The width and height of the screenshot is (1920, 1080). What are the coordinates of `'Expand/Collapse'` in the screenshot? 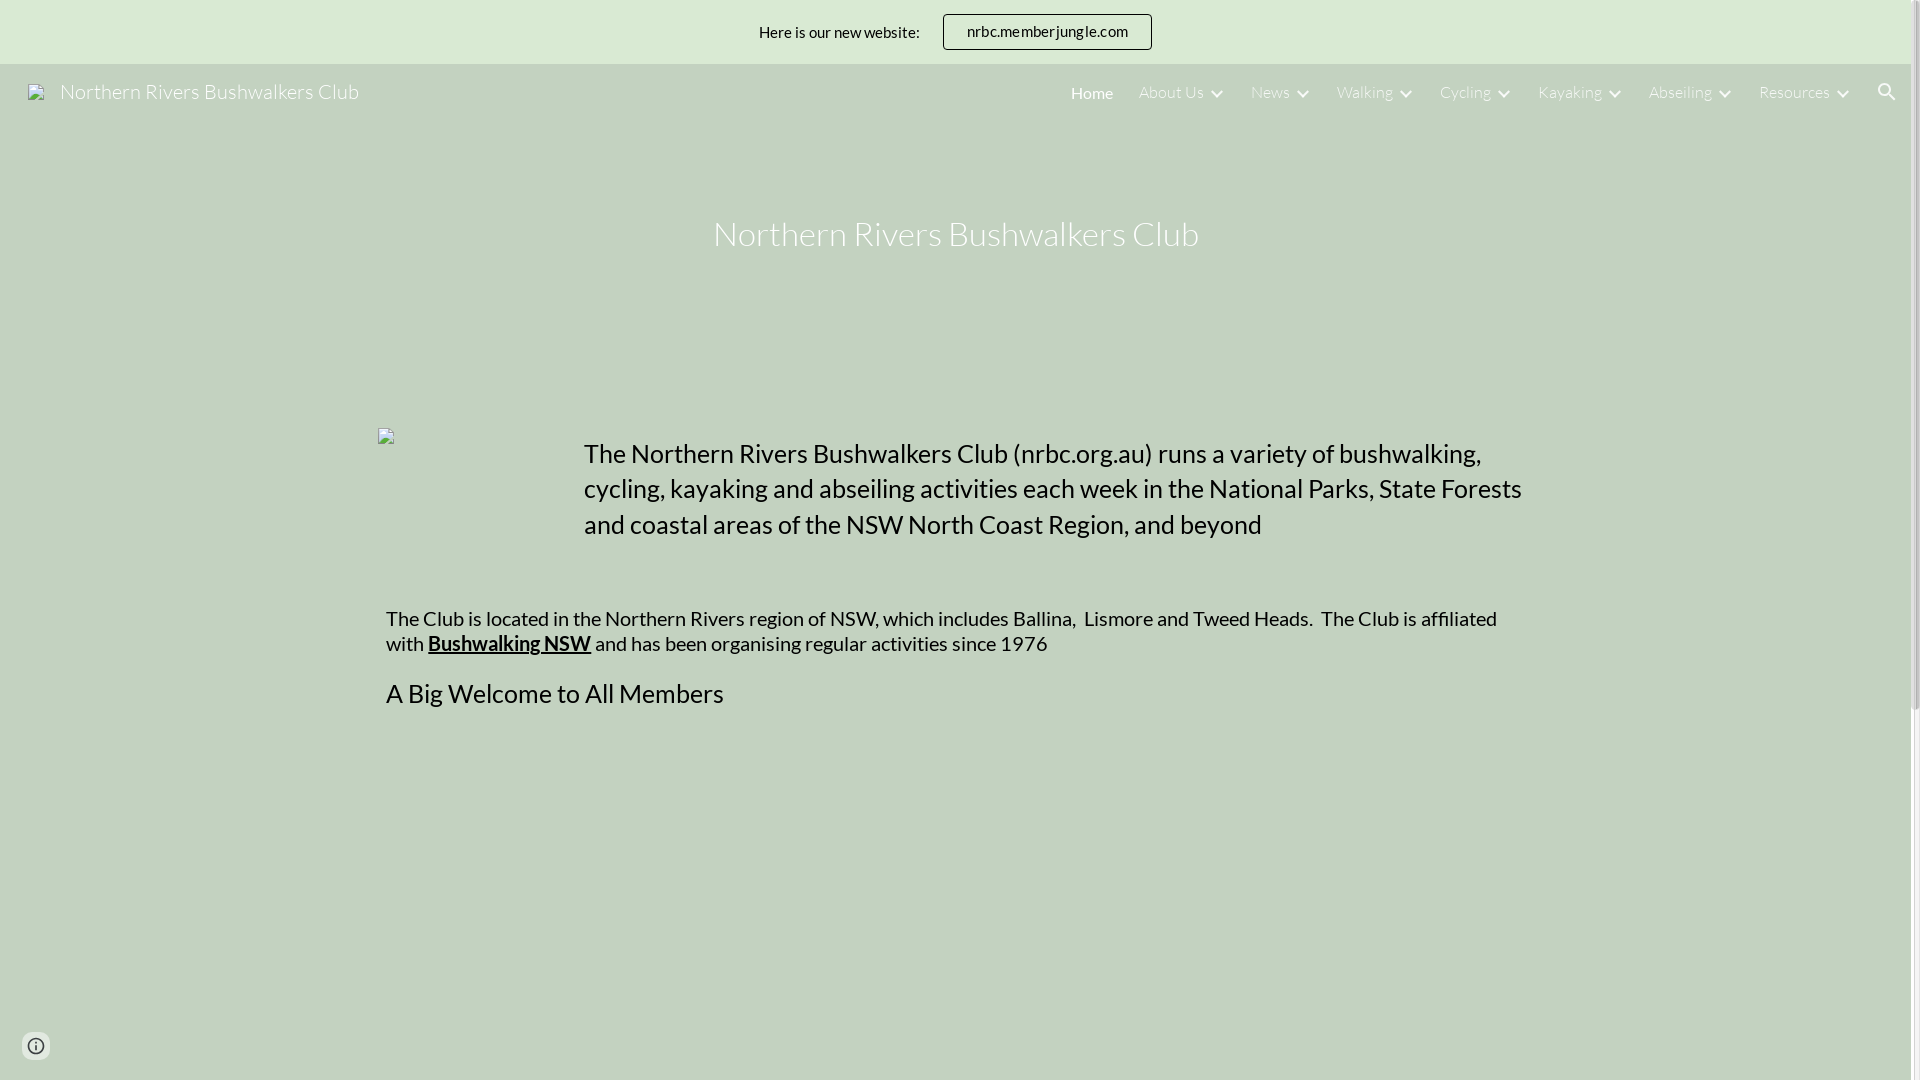 It's located at (1833, 92).